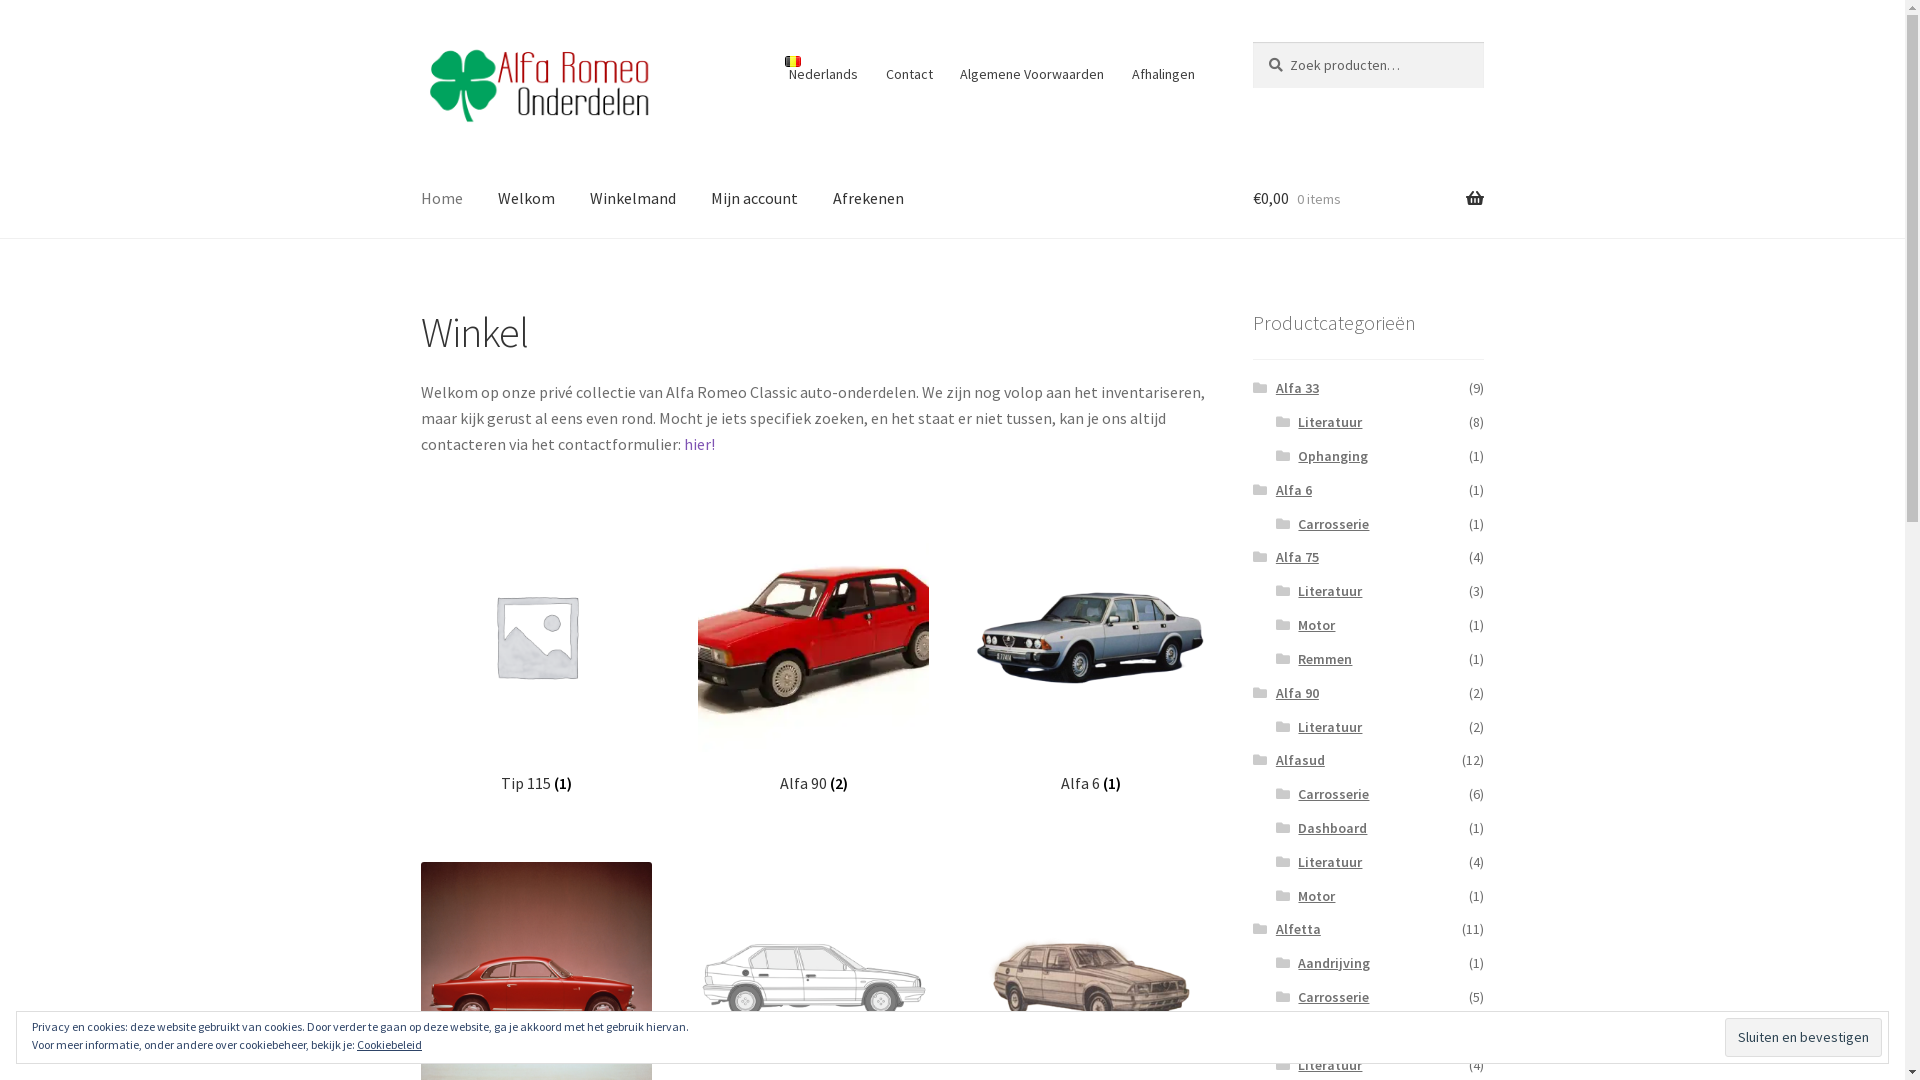 Image resolution: width=1920 pixels, height=1080 pixels. Describe the element at coordinates (868, 199) in the screenshot. I see `'Afrekenen'` at that location.